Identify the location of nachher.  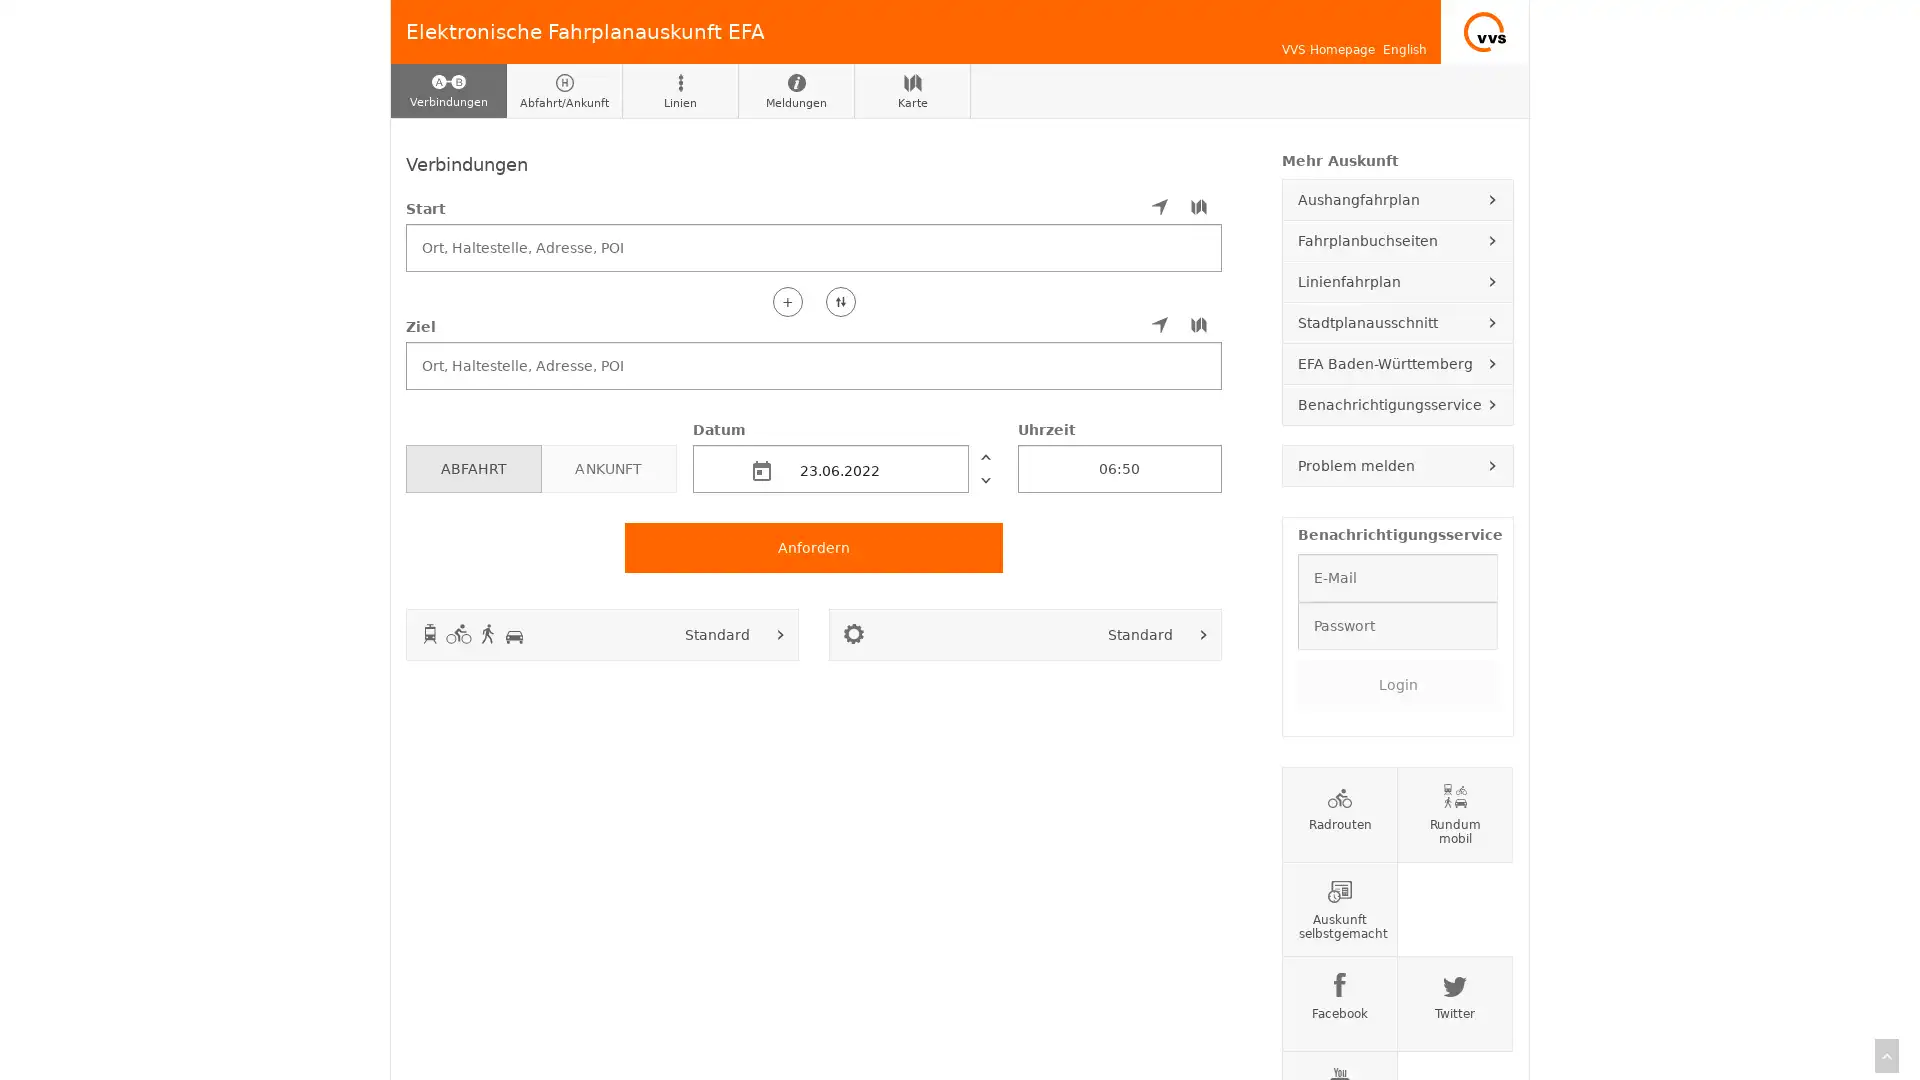
(984, 479).